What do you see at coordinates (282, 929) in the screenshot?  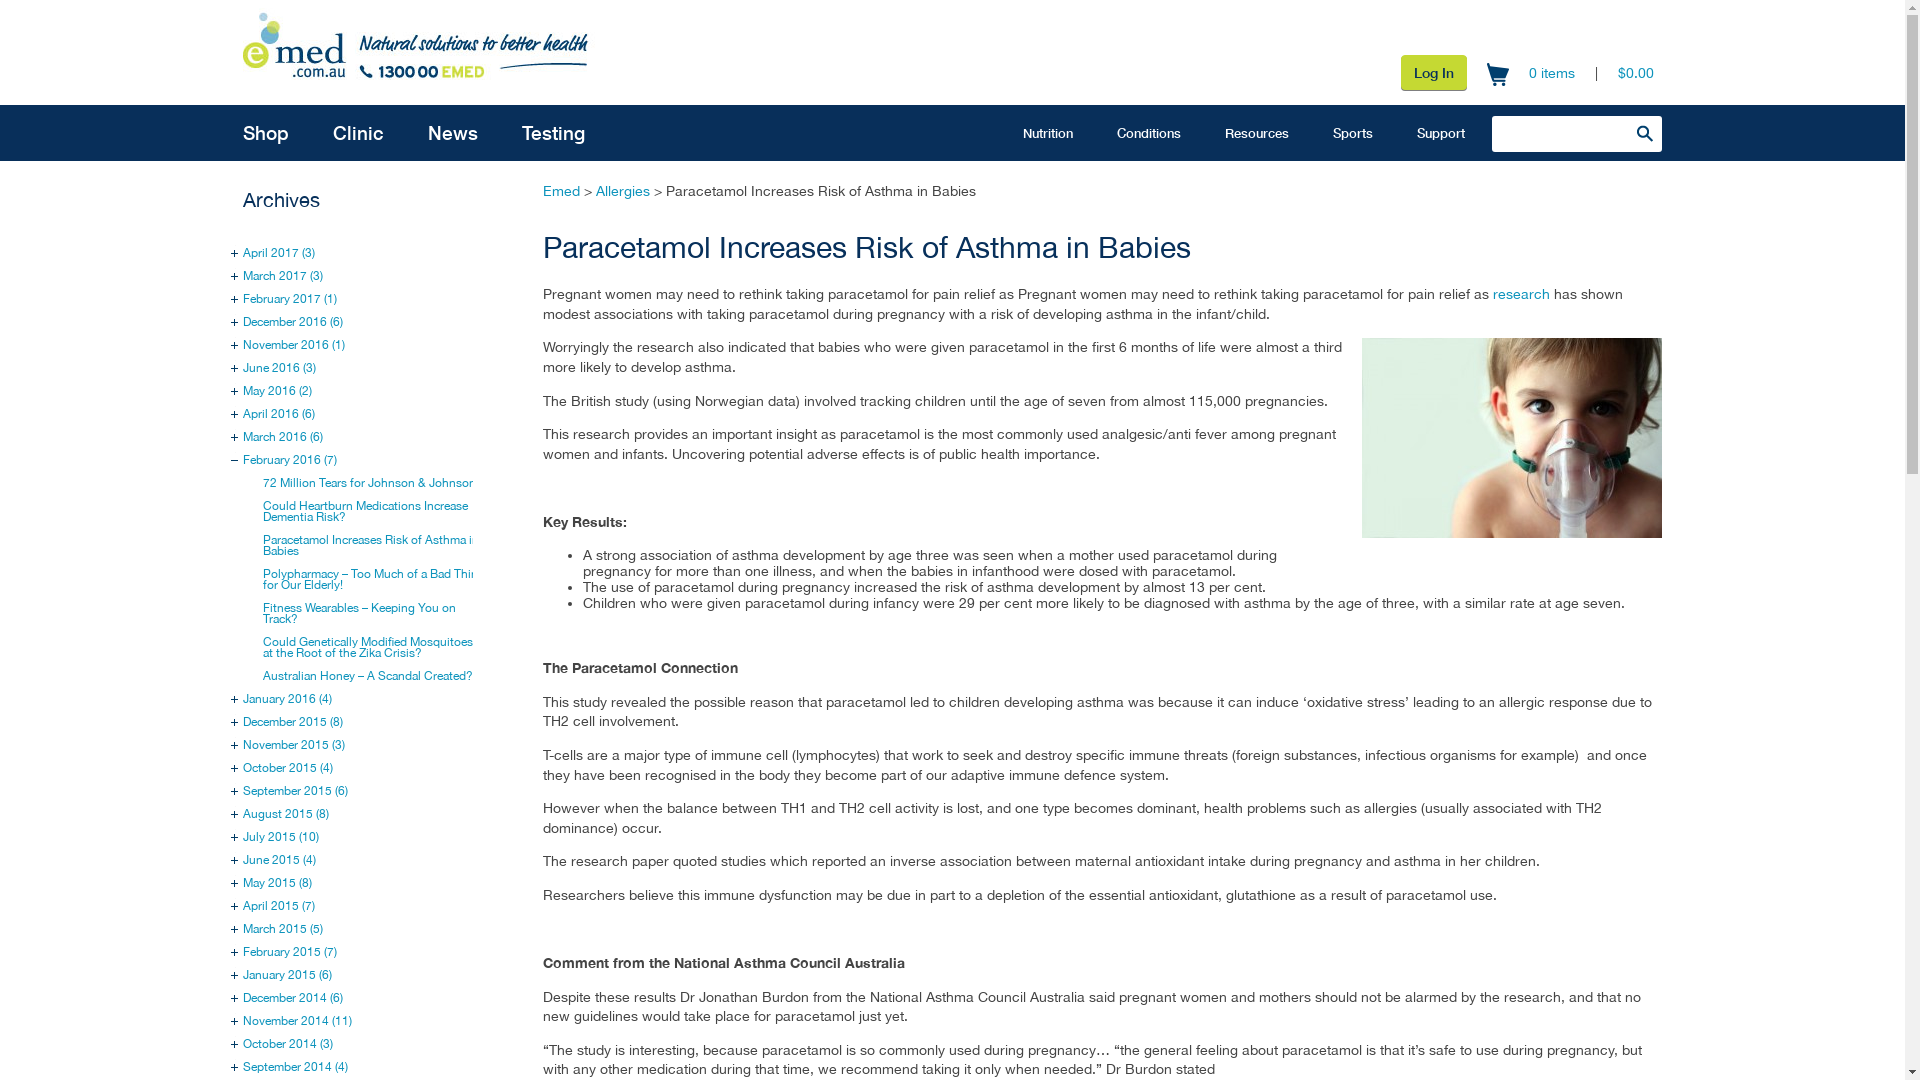 I see `'March 2015 (5)'` at bounding box center [282, 929].